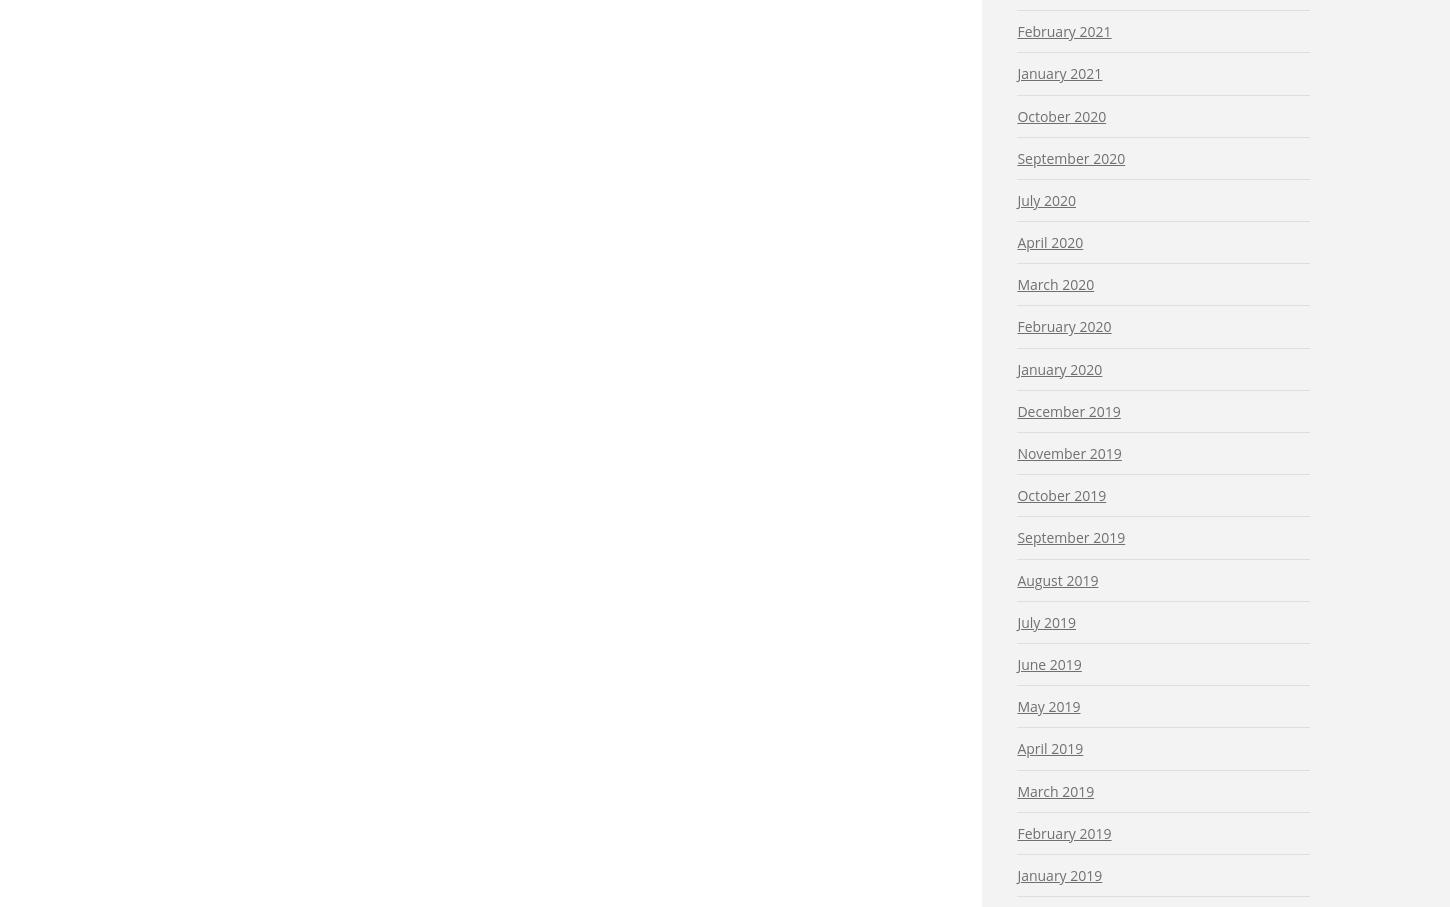 The width and height of the screenshot is (1450, 907). What do you see at coordinates (1017, 157) in the screenshot?
I see `'September 2020'` at bounding box center [1017, 157].